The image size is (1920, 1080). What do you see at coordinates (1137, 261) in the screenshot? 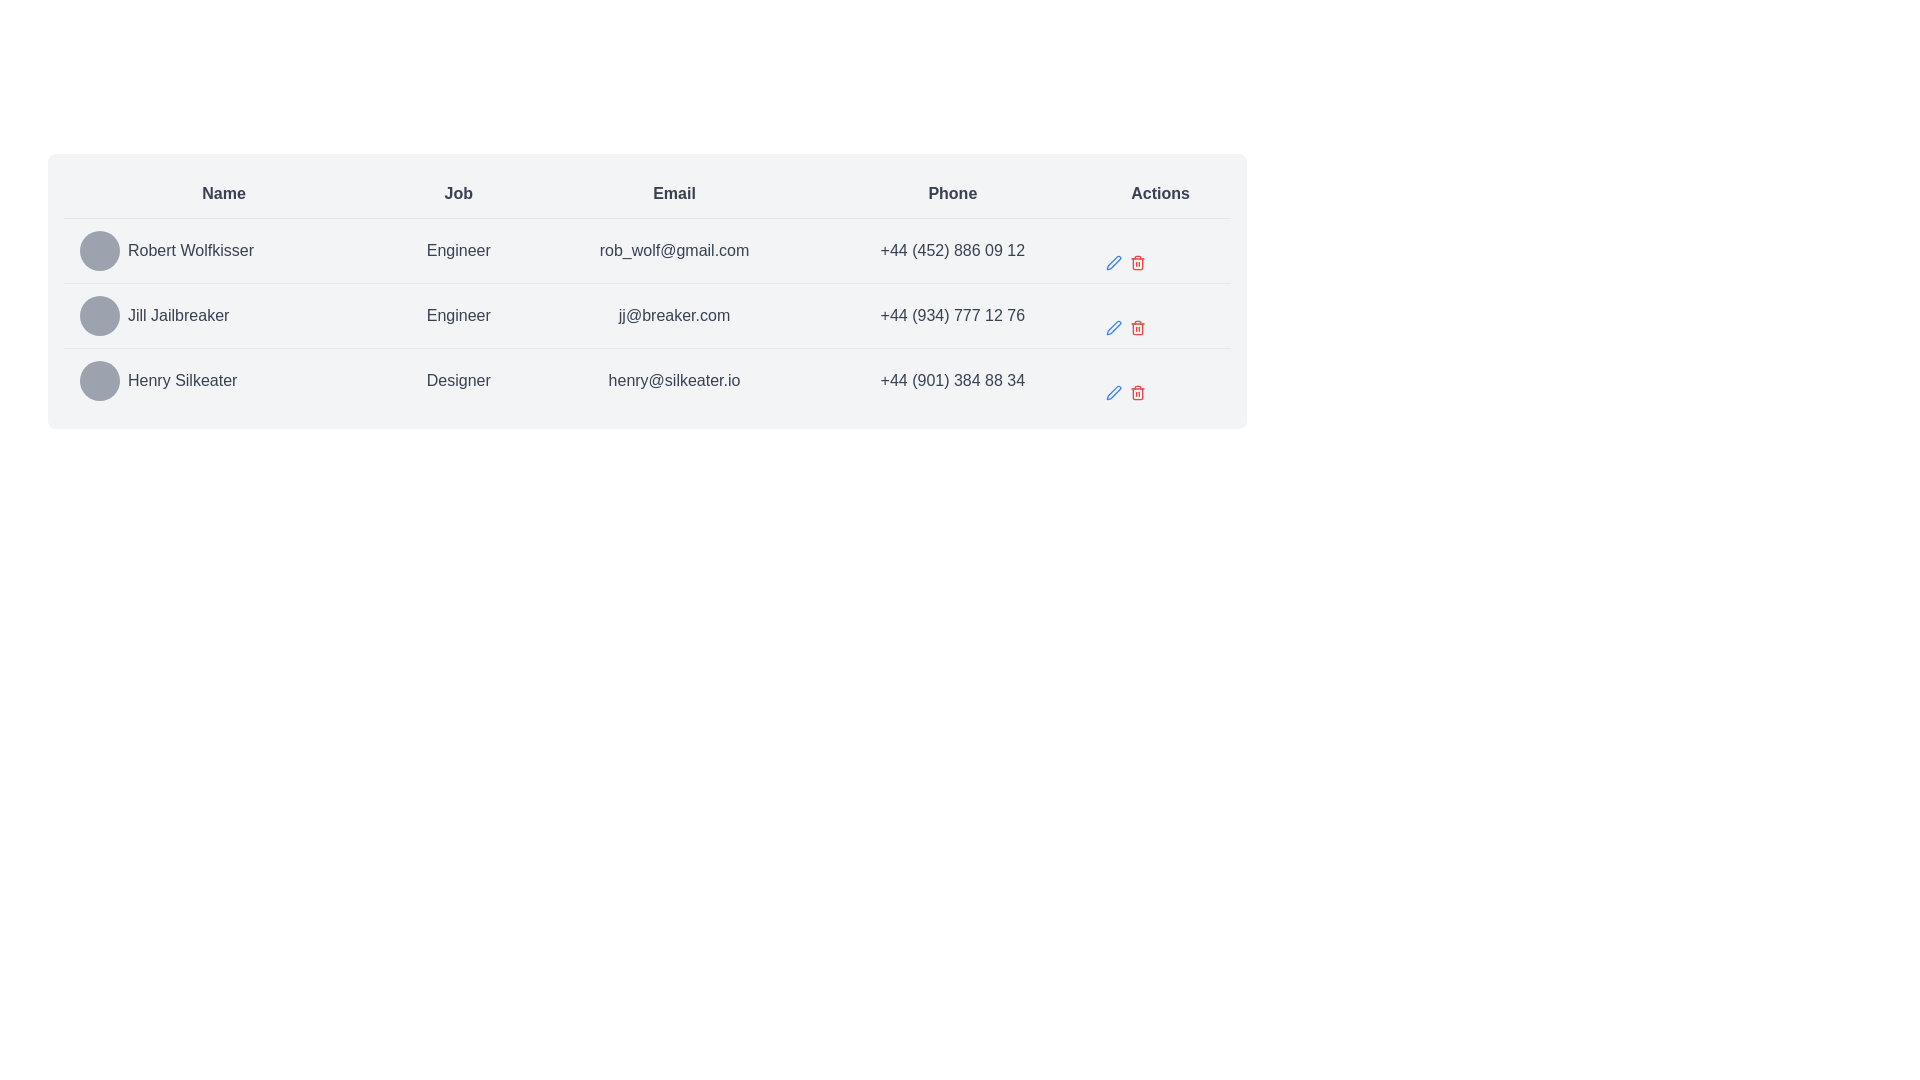
I see `the delete button located to the right of the blue pencil-shaped 'edit' icon` at bounding box center [1137, 261].